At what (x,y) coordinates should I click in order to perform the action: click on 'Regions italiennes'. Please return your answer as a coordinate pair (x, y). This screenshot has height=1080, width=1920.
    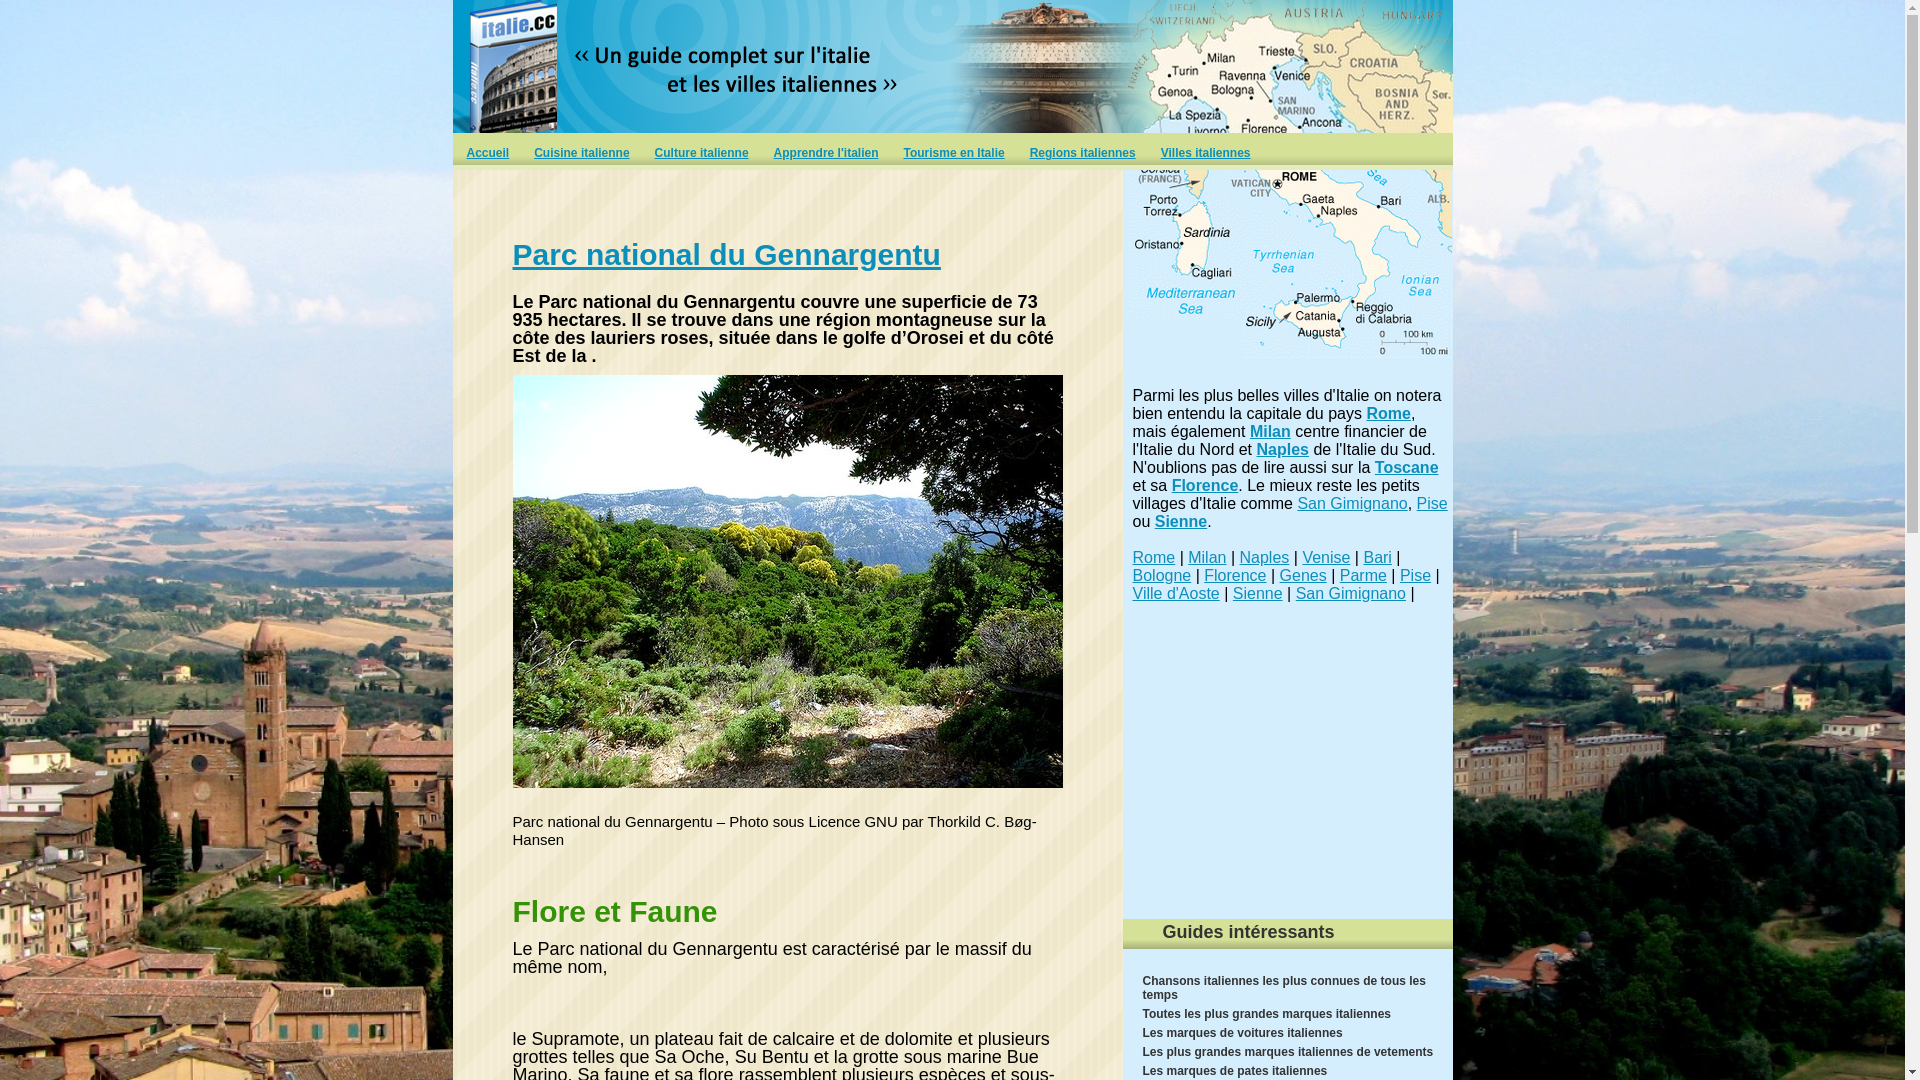
    Looking at the image, I should click on (1019, 153).